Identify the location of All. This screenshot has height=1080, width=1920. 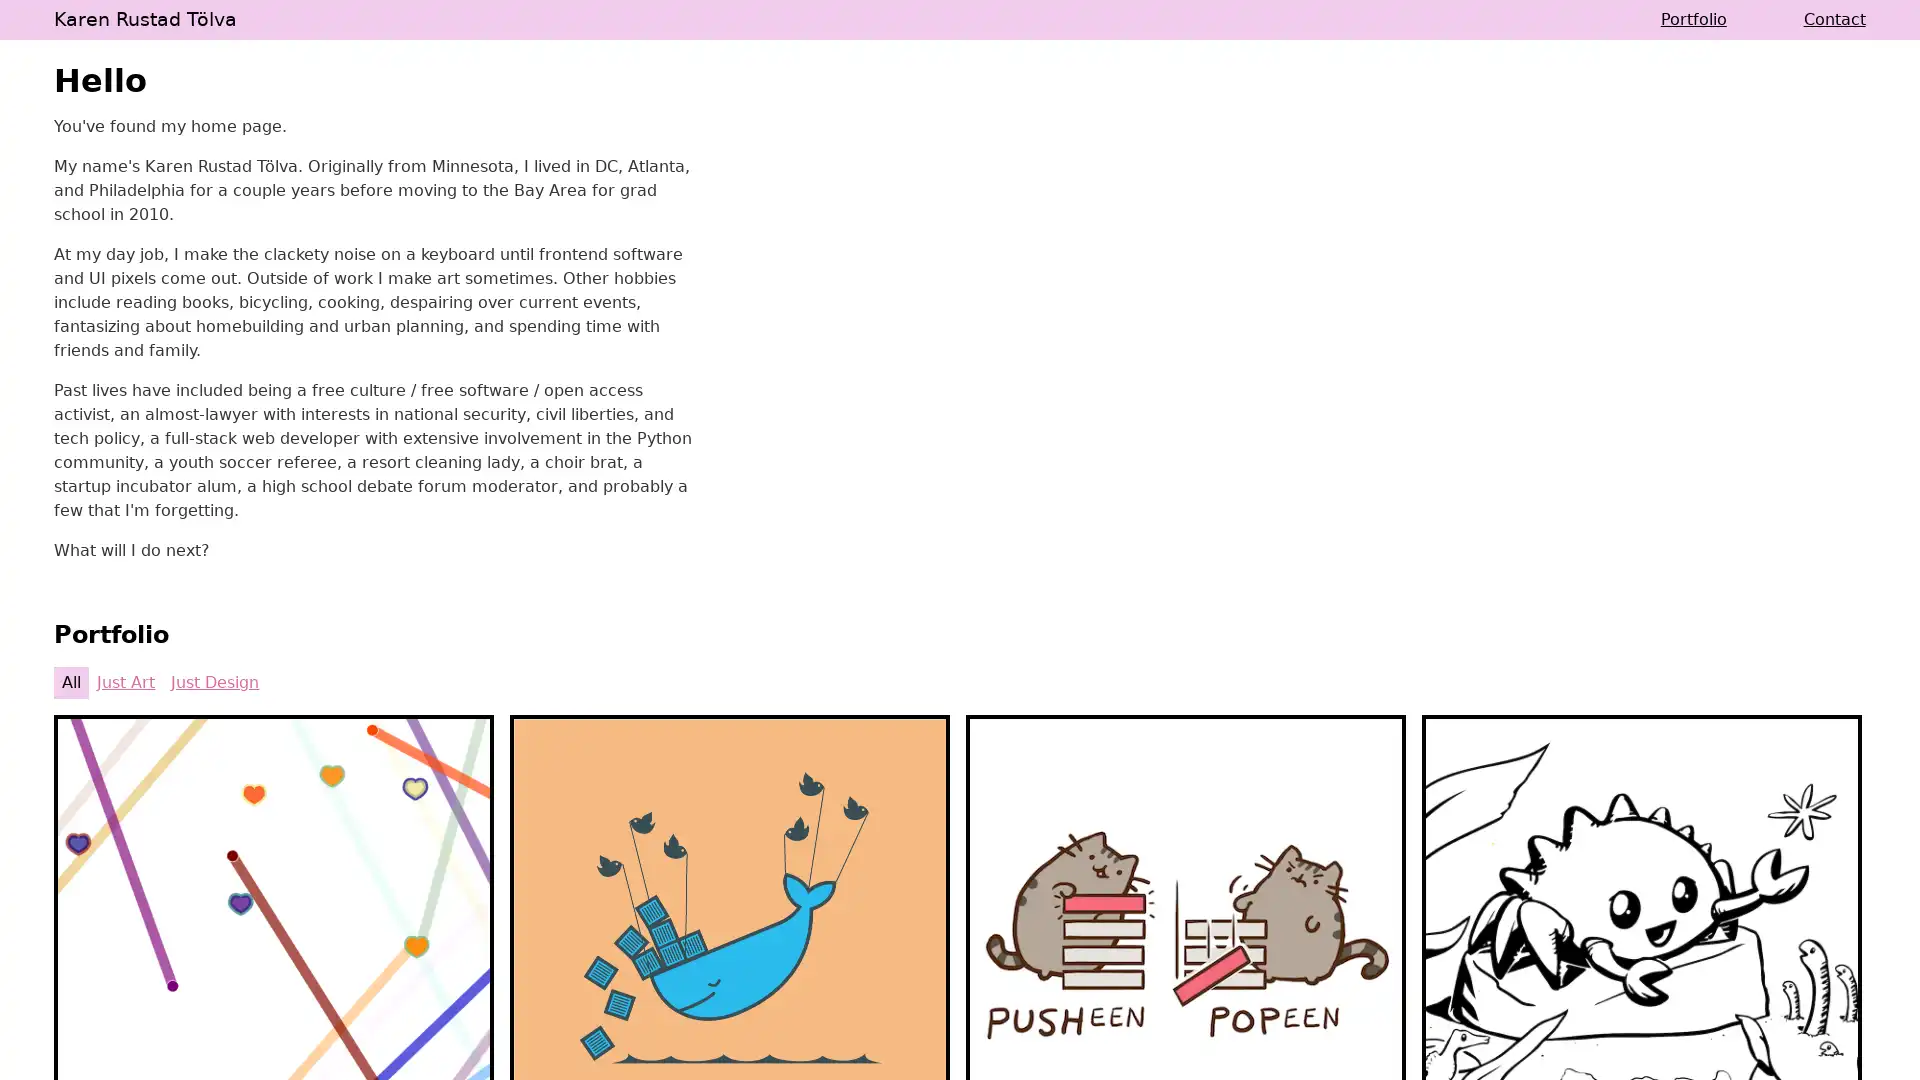
(71, 681).